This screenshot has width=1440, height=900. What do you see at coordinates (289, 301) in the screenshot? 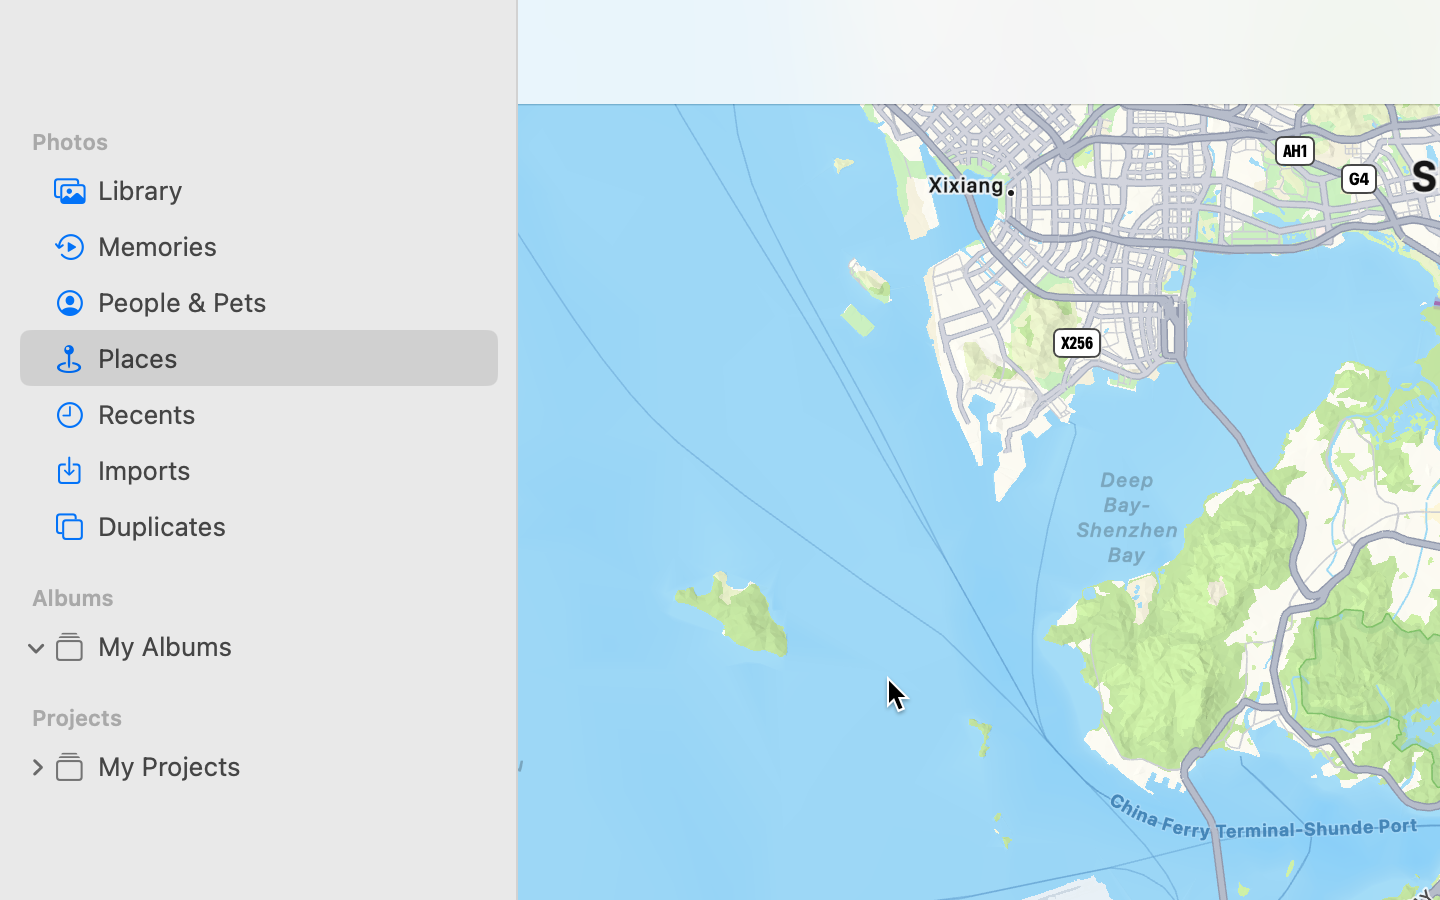
I see `'People & Pets'` at bounding box center [289, 301].